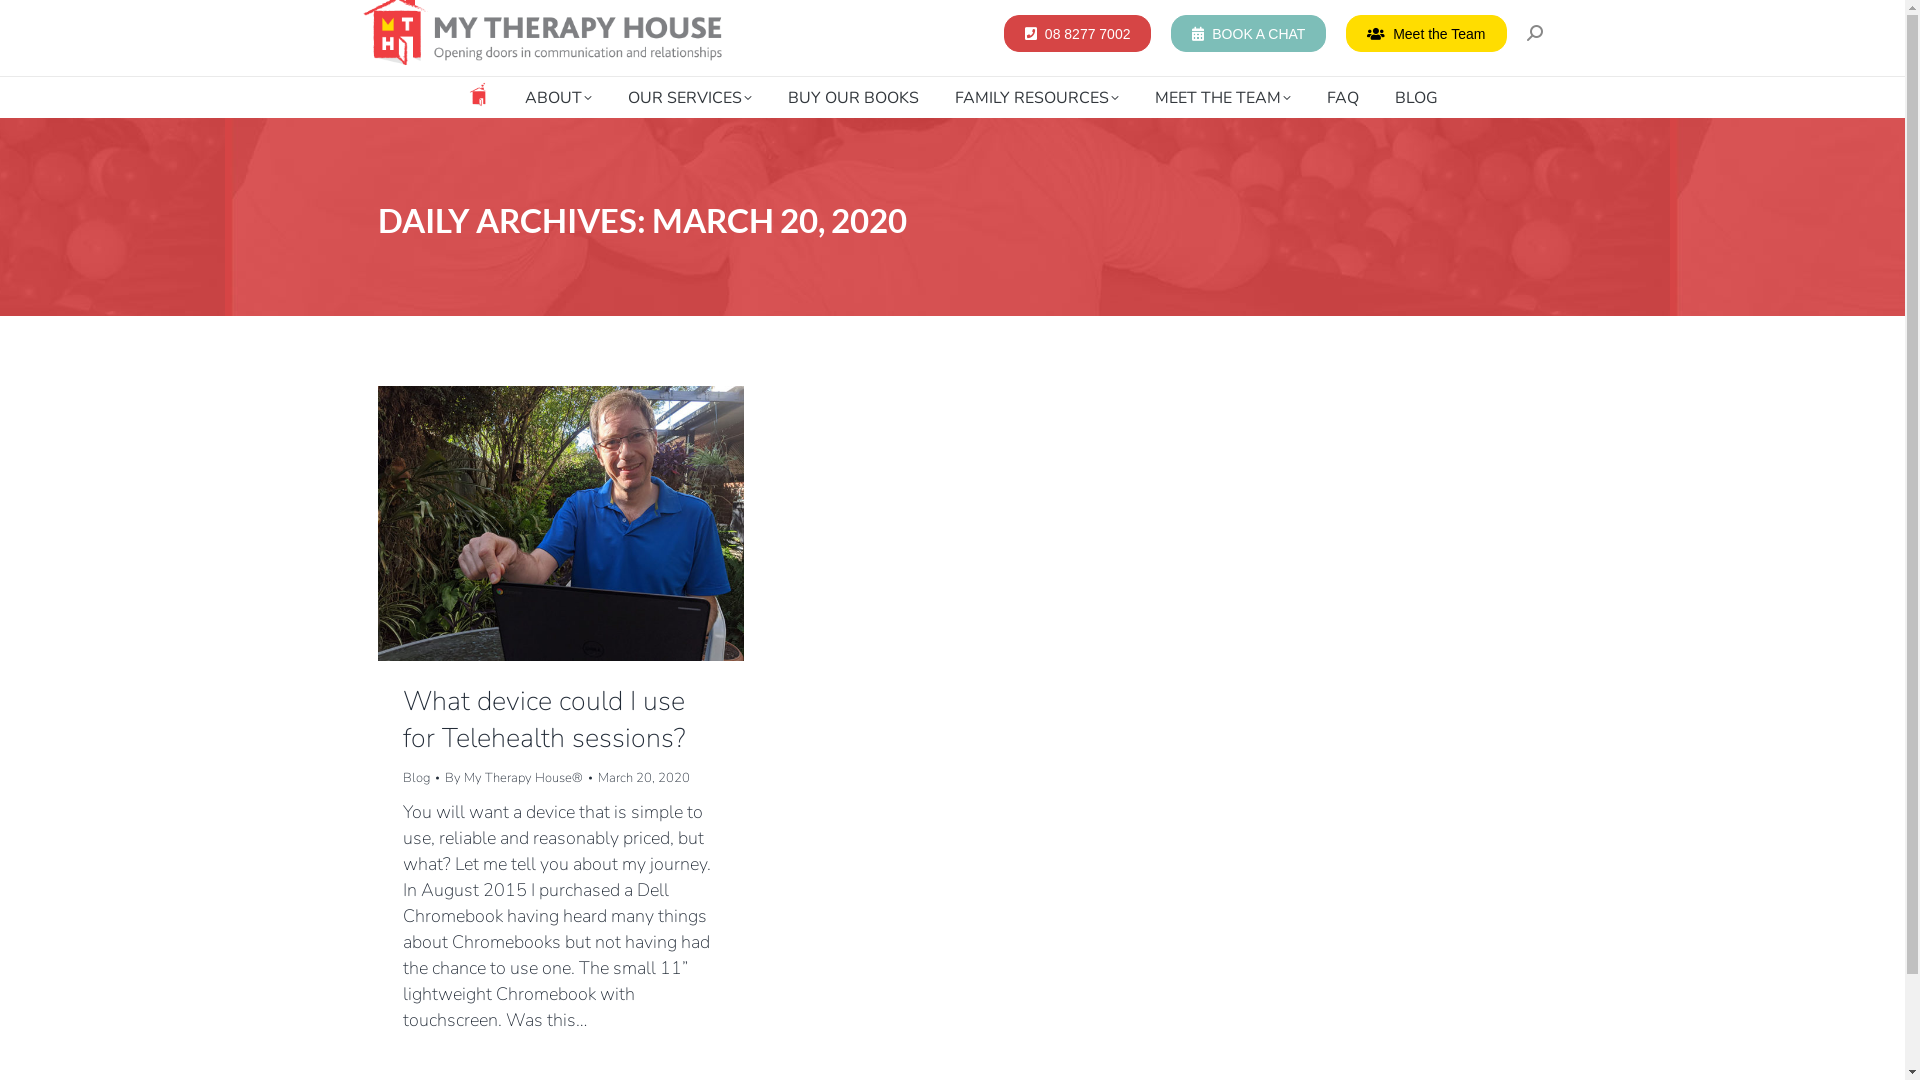 The width and height of the screenshot is (1920, 1080). What do you see at coordinates (1424, 32) in the screenshot?
I see `'  Meet the Team'` at bounding box center [1424, 32].